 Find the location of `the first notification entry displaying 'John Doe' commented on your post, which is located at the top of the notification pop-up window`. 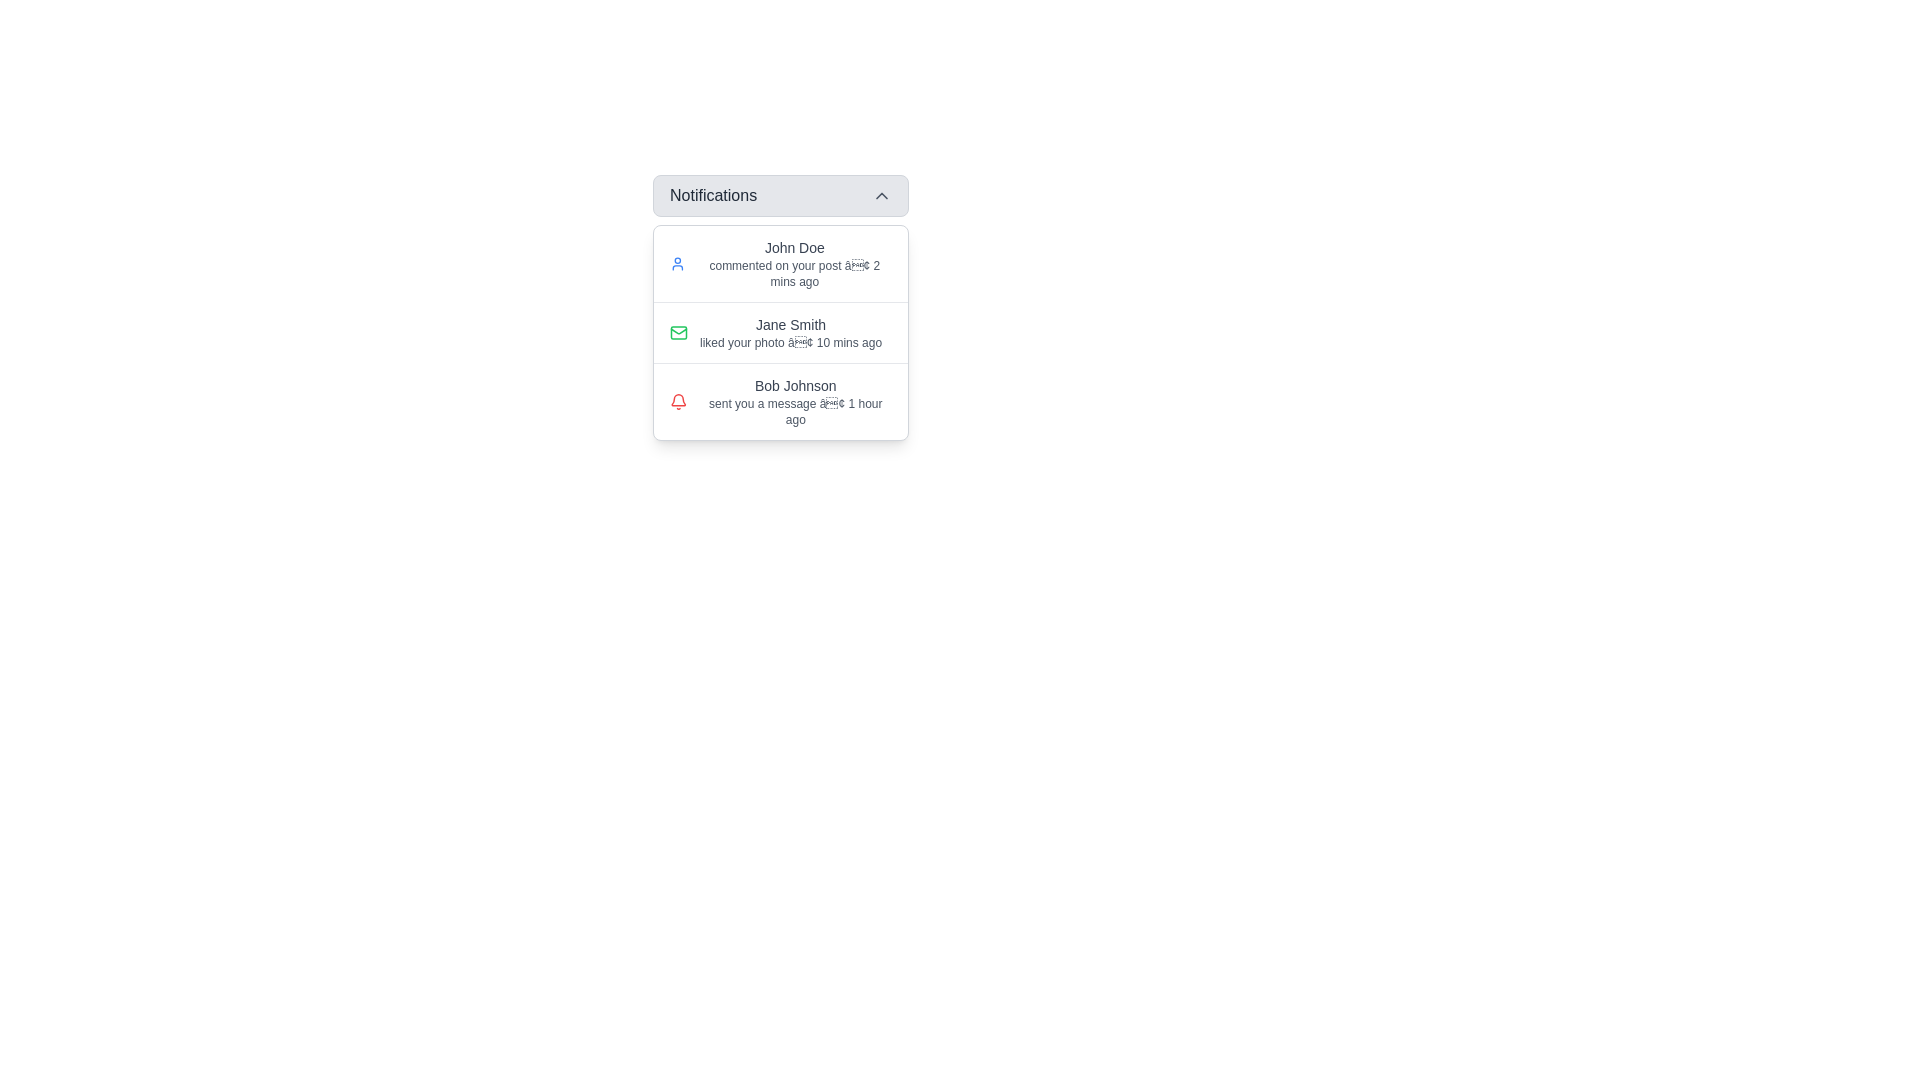

the first notification entry displaying 'John Doe' commented on your post, which is located at the top of the notification pop-up window is located at coordinates (793, 262).